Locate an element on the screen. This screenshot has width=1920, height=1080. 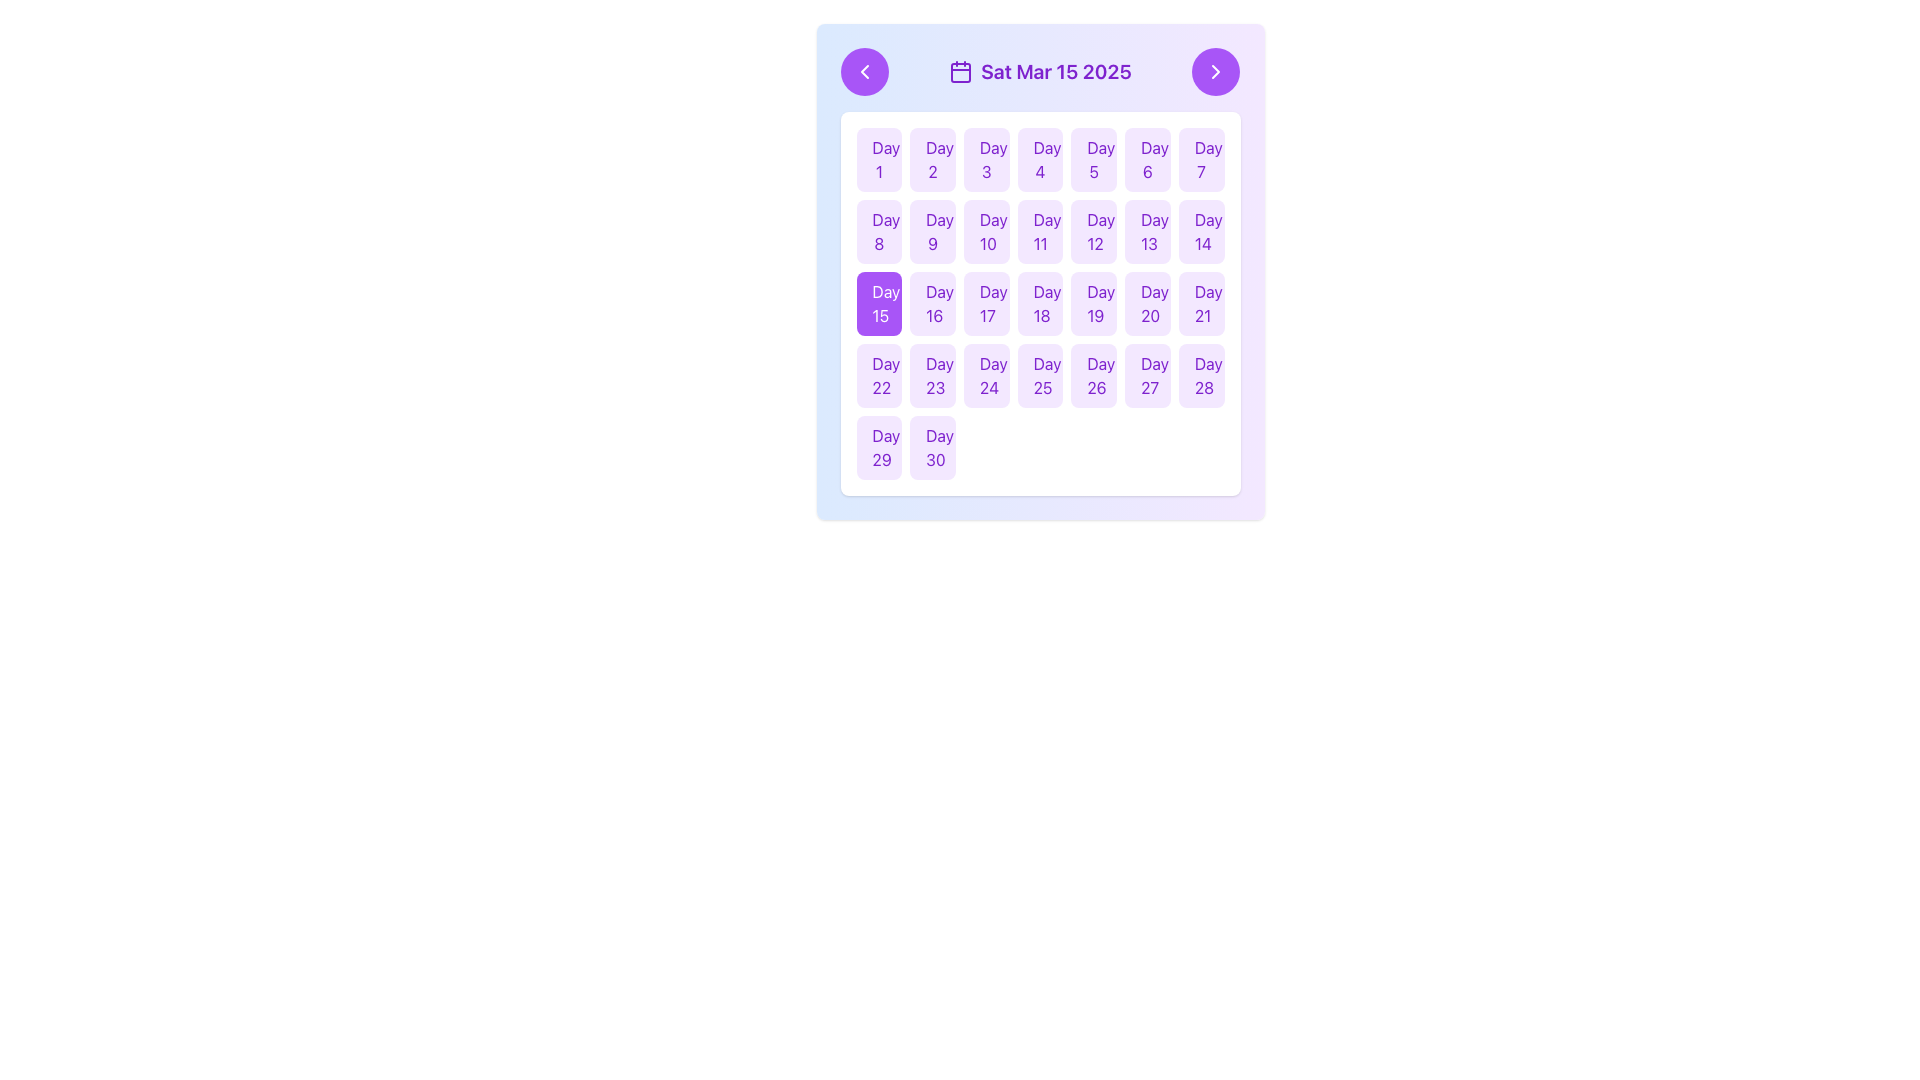
the 'Day 19' button in the calendar interface is located at coordinates (1093, 304).